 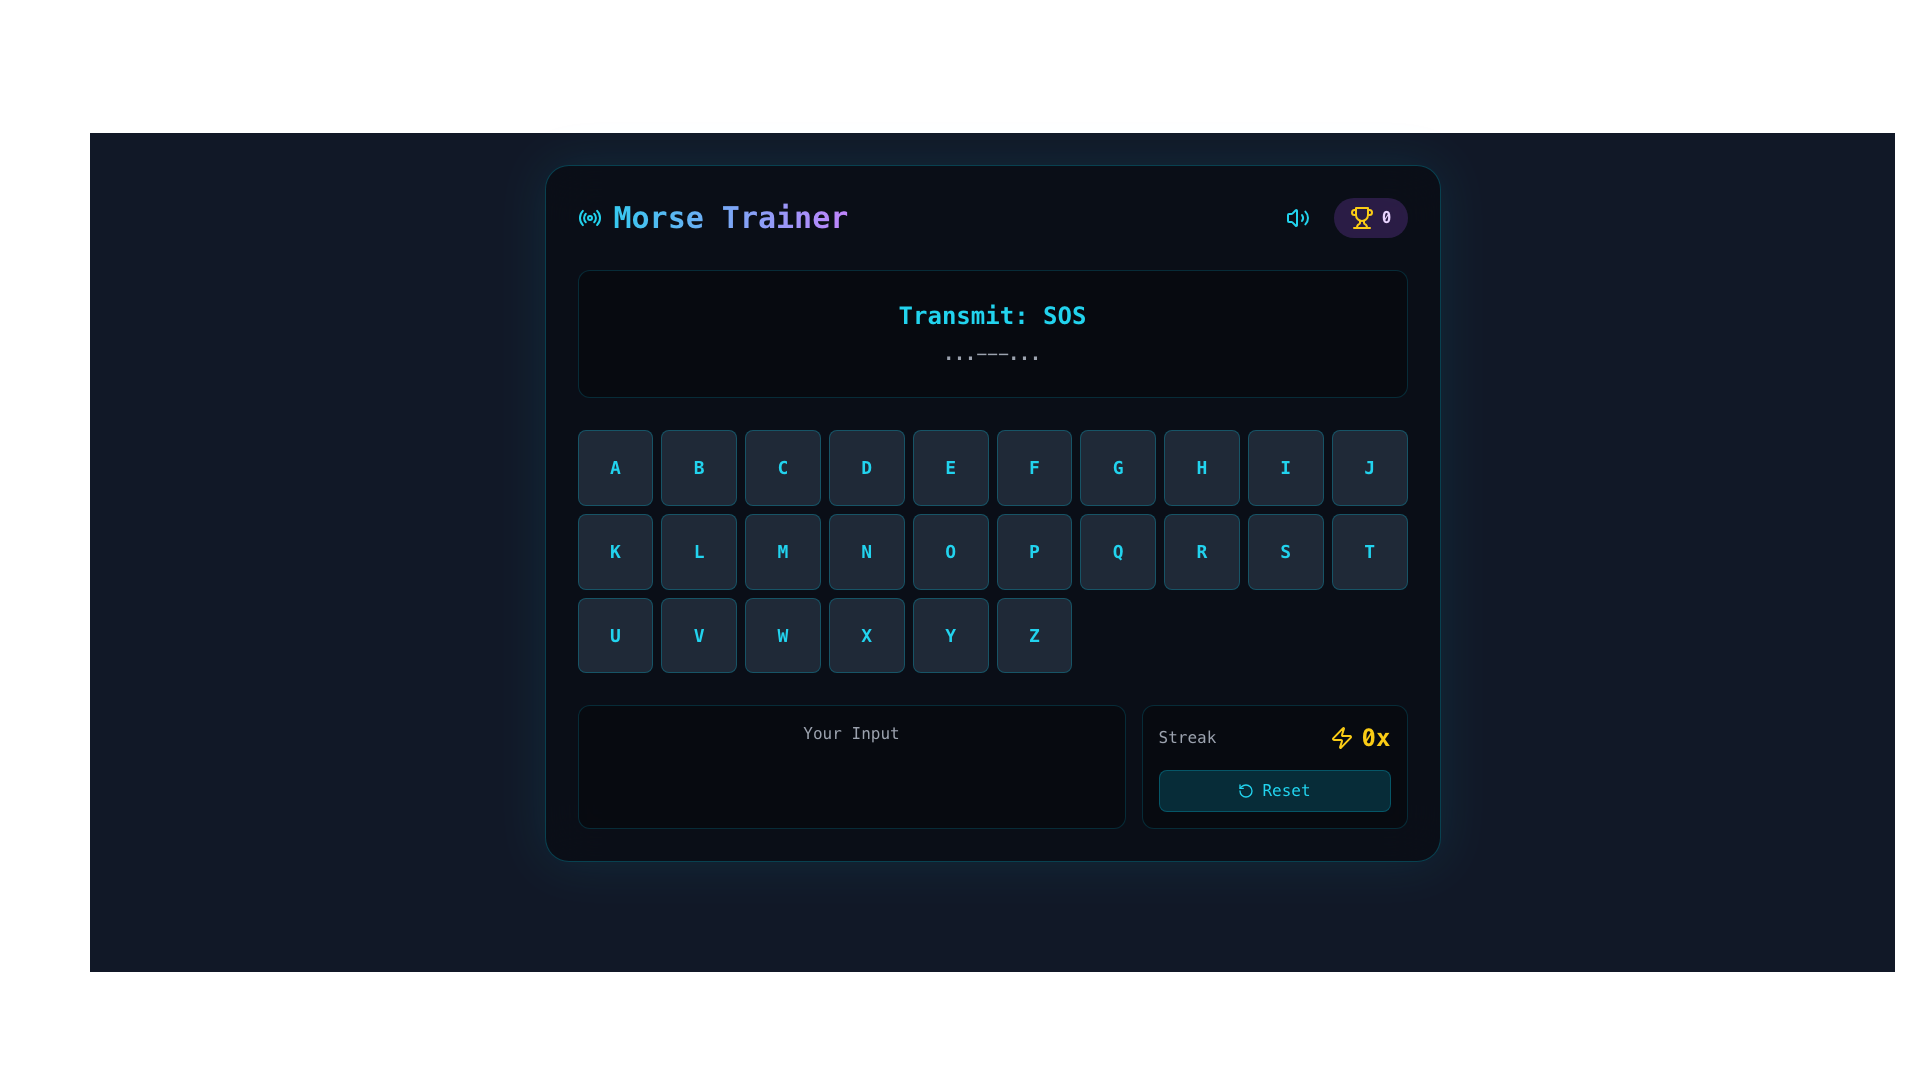 What do you see at coordinates (614, 635) in the screenshot?
I see `the rectangular button with a cyan letter 'U' centered against a dark background, located in the first column of the fifth row of a grid layout, to input the letter U` at bounding box center [614, 635].